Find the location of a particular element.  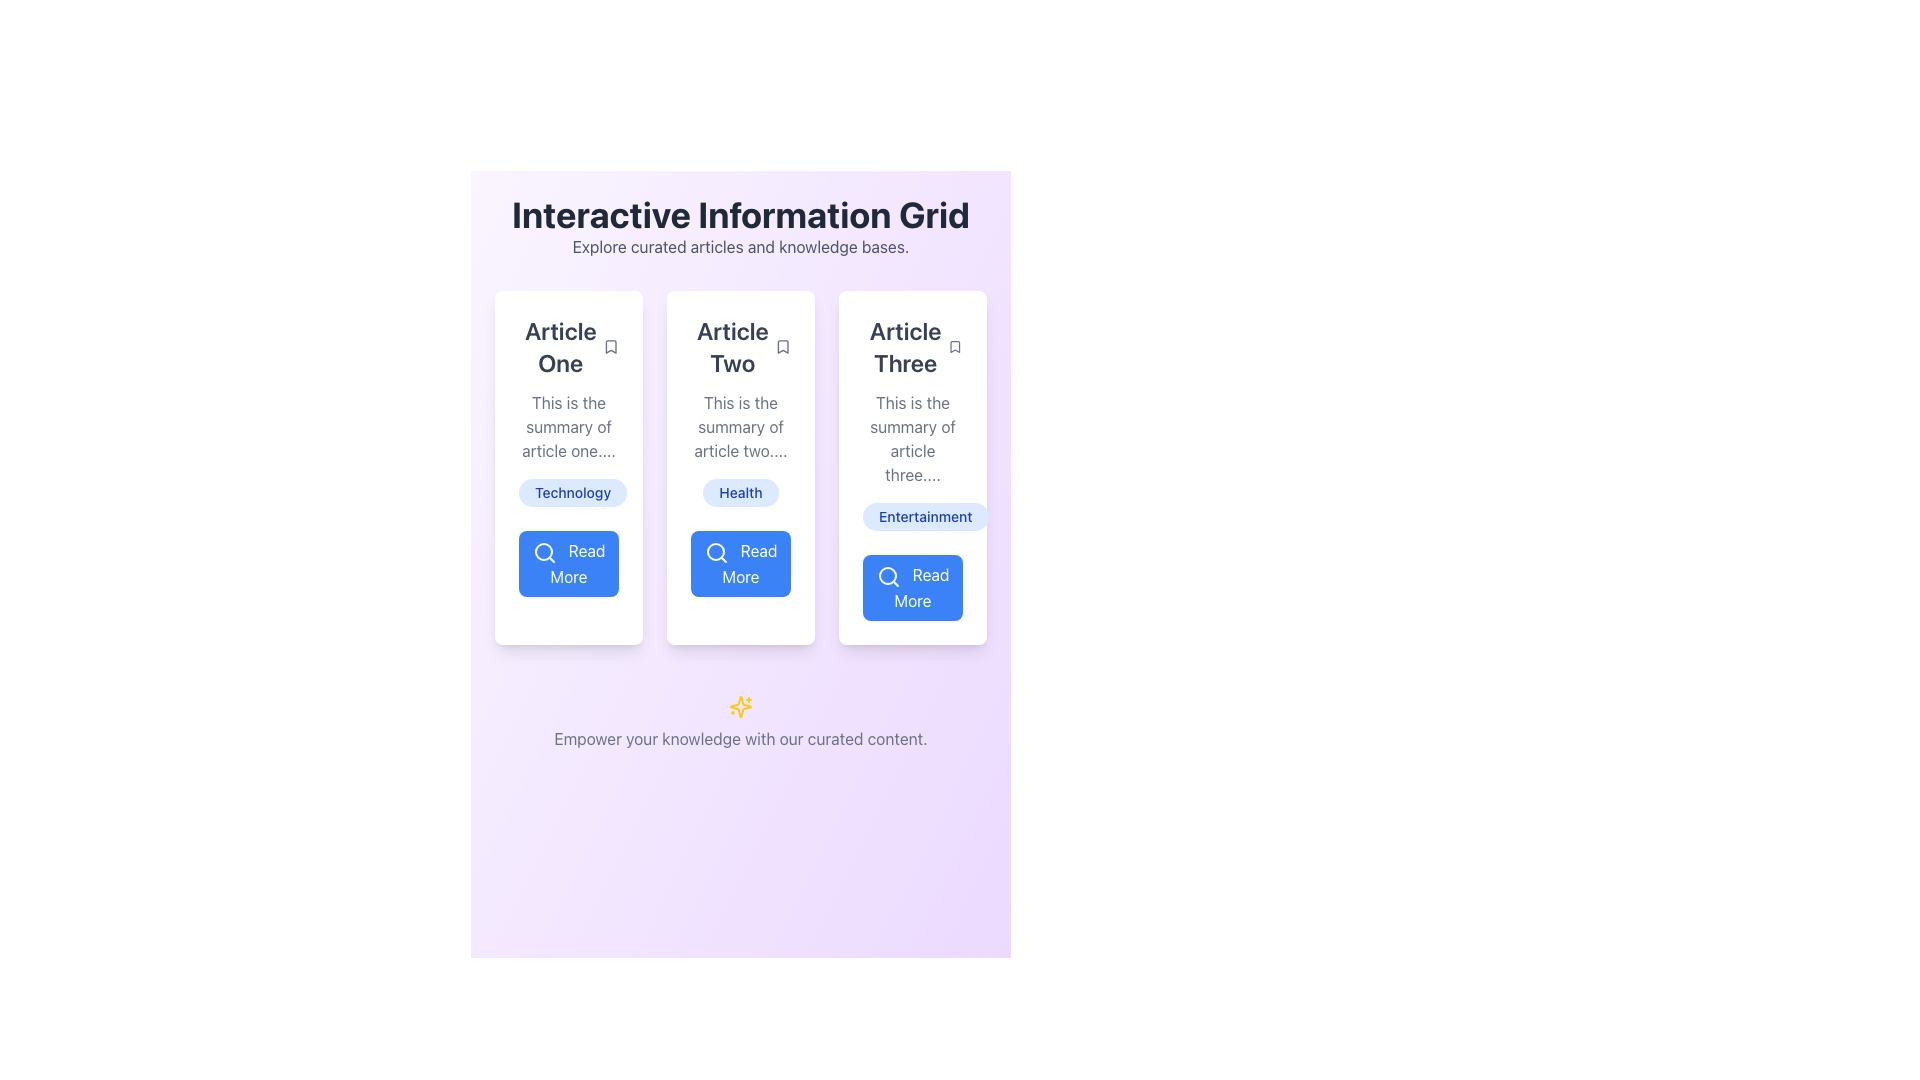

the interactive bookmark icon located in the top-right corner of the 'Article Three' card is located at coordinates (954, 346).